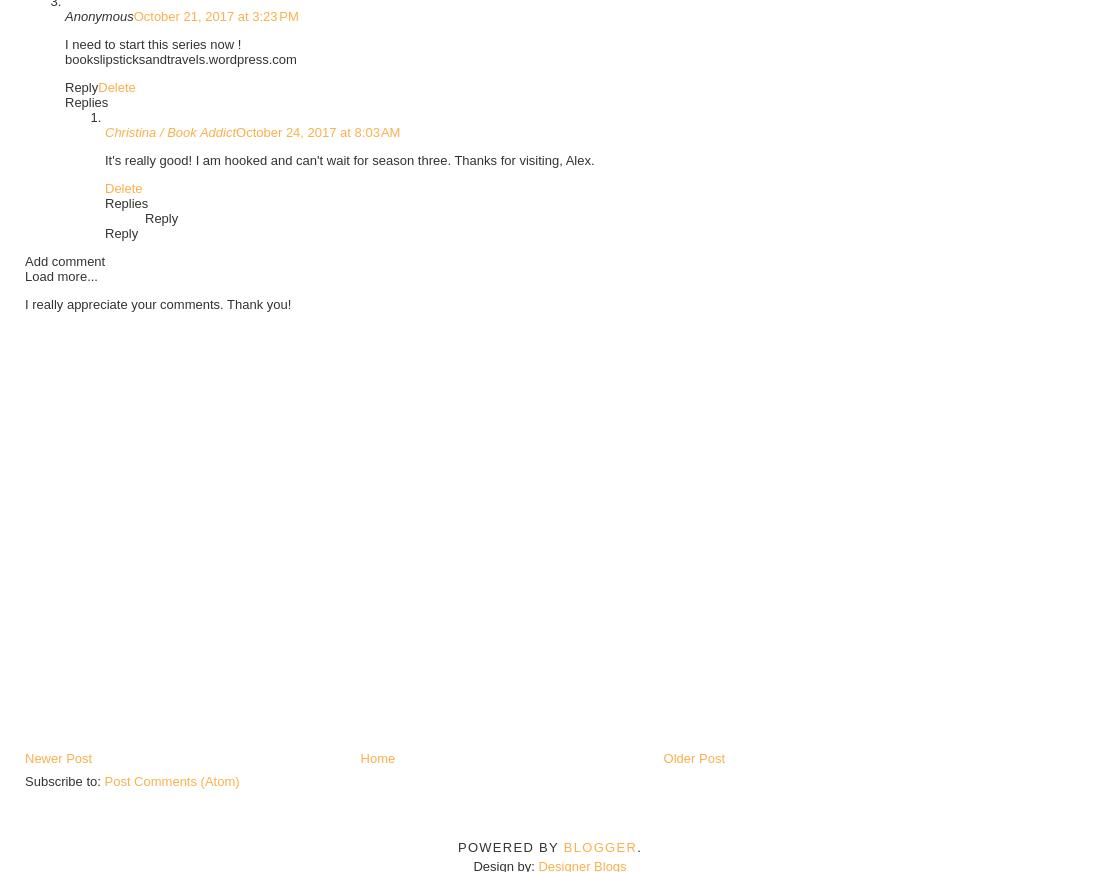 Image resolution: width=1100 pixels, height=872 pixels. Describe the element at coordinates (60, 275) in the screenshot. I see `'Load more...'` at that location.